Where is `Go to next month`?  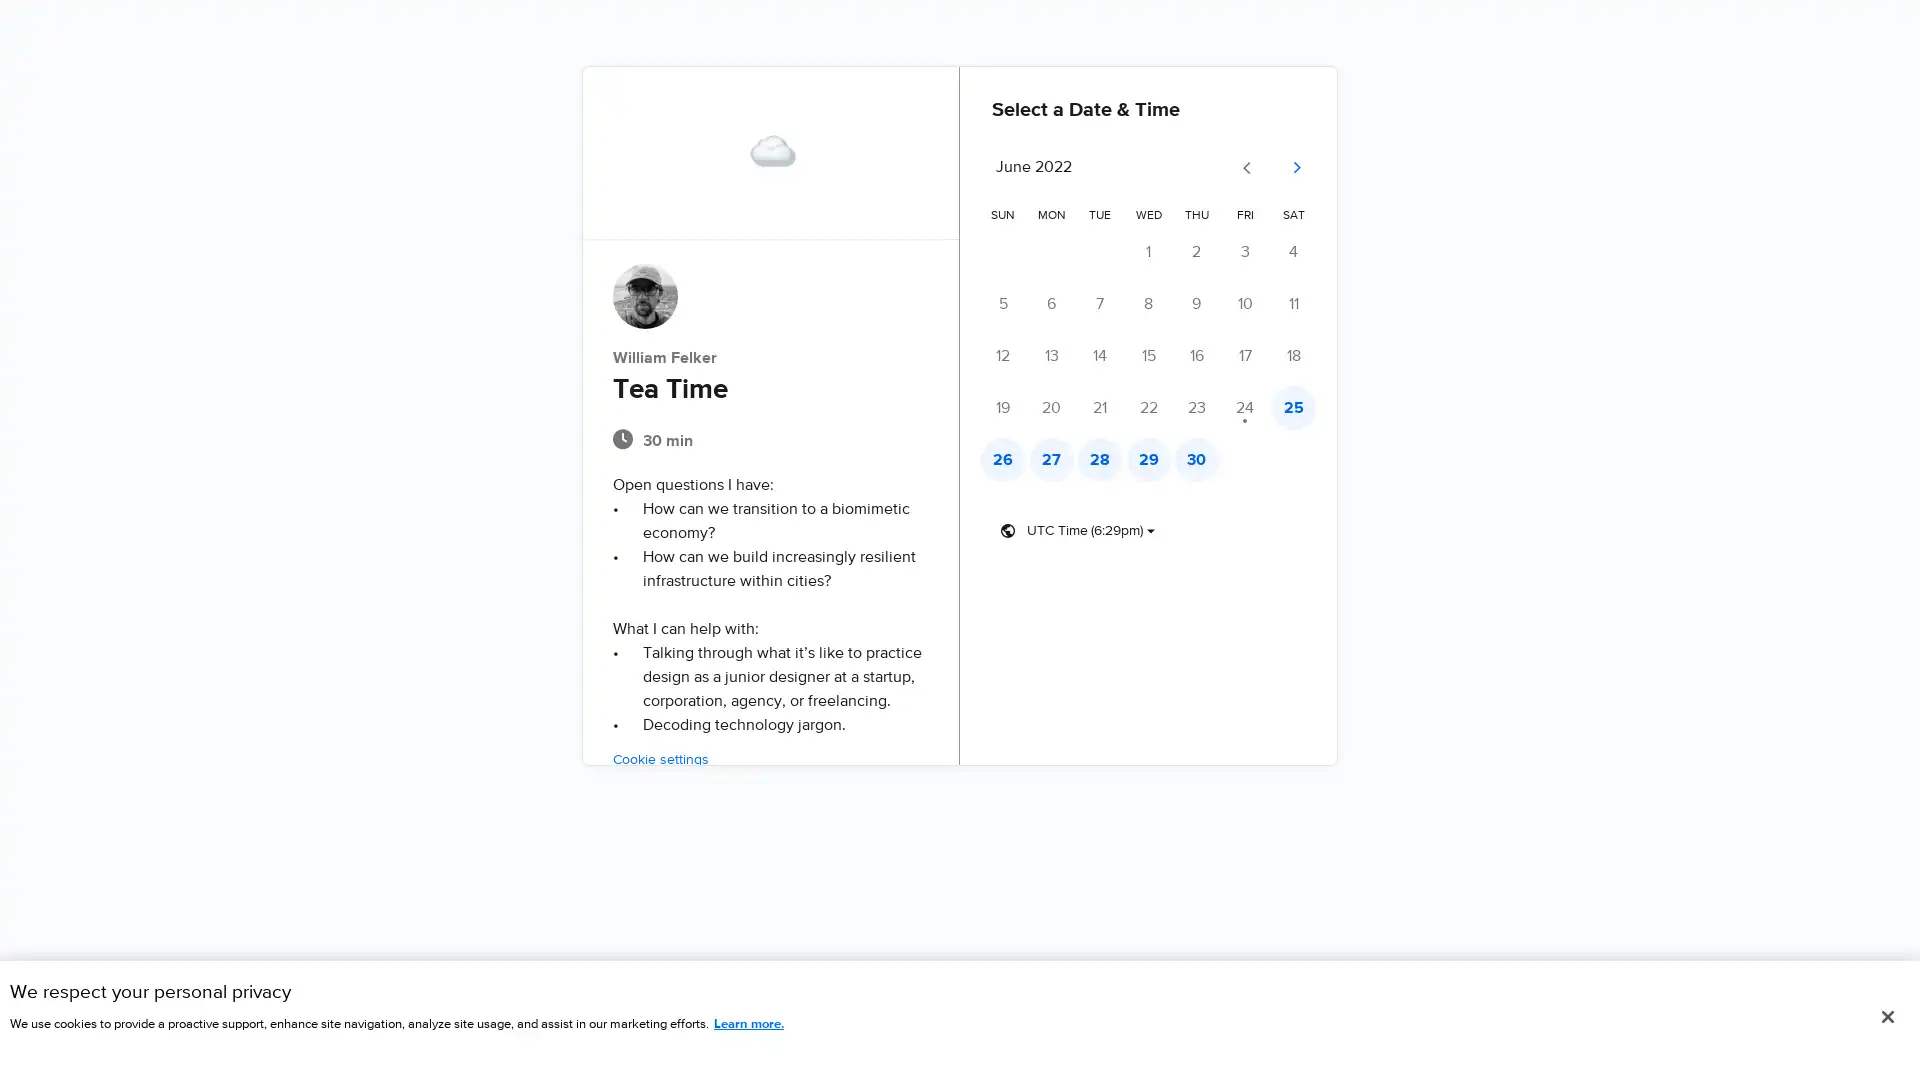
Go to next month is located at coordinates (1316, 167).